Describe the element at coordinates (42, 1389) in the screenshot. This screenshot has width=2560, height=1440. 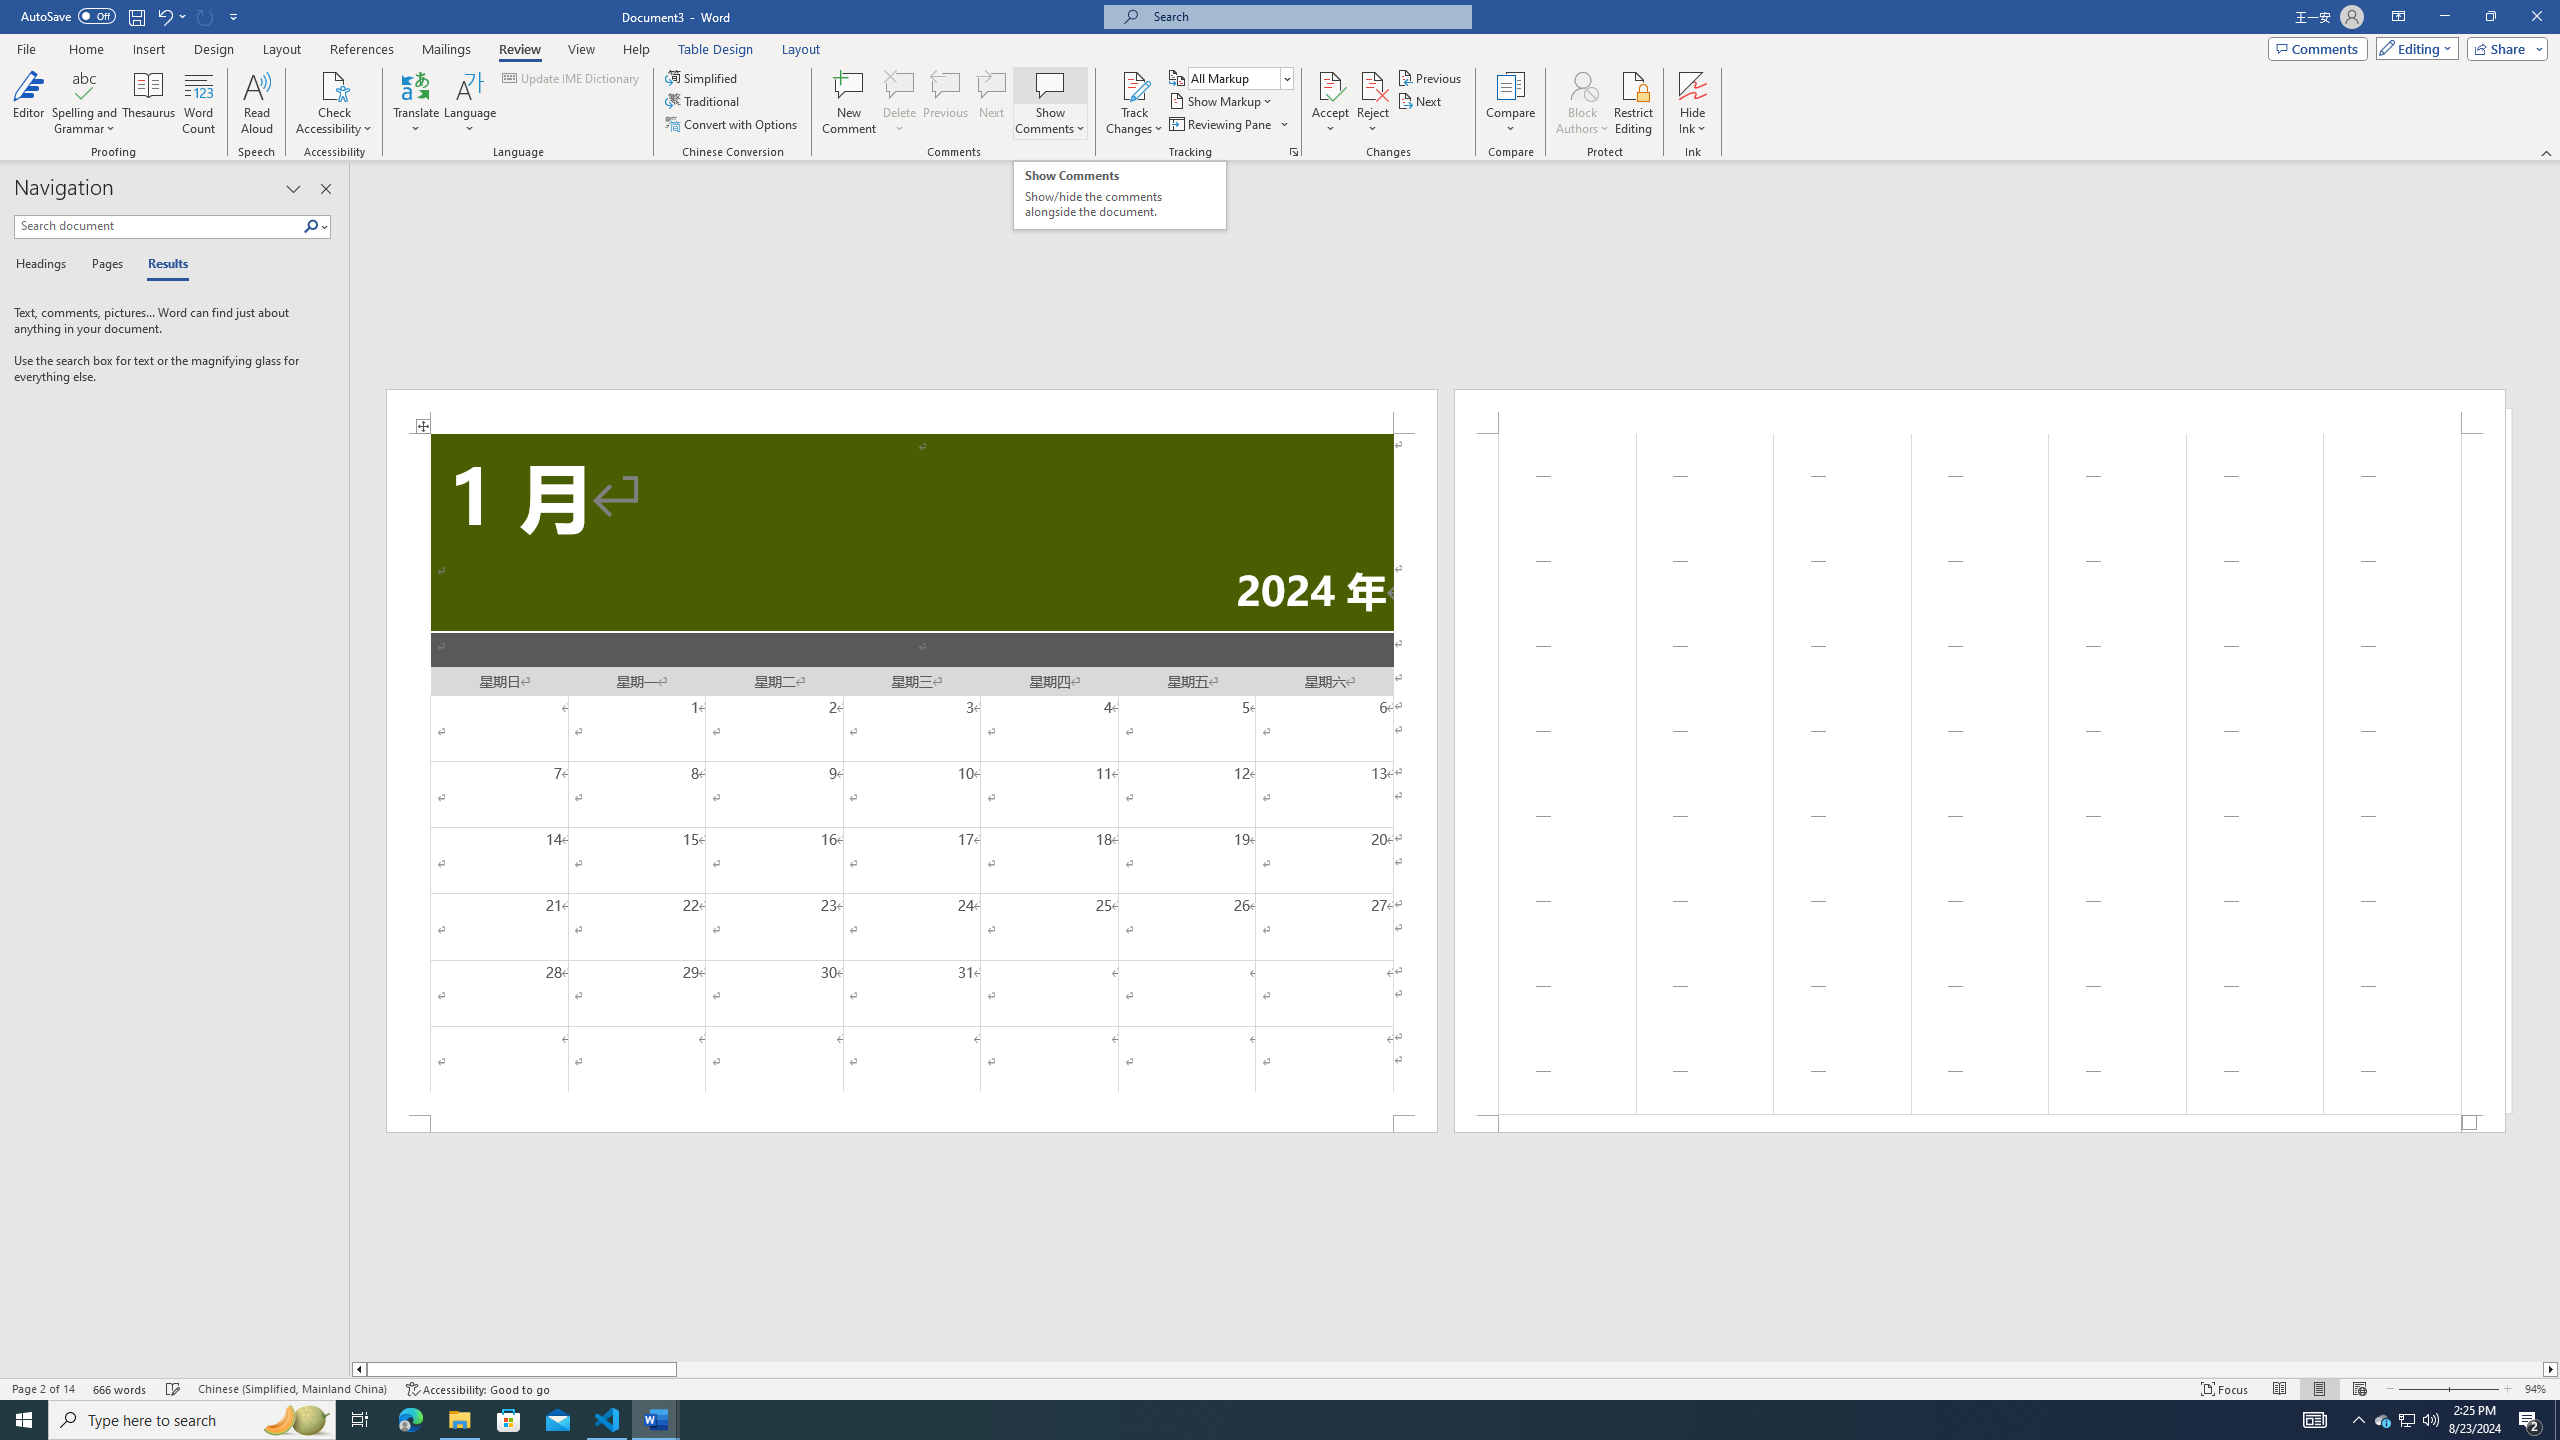
I see `'Page Number Page 2 of 14'` at that location.